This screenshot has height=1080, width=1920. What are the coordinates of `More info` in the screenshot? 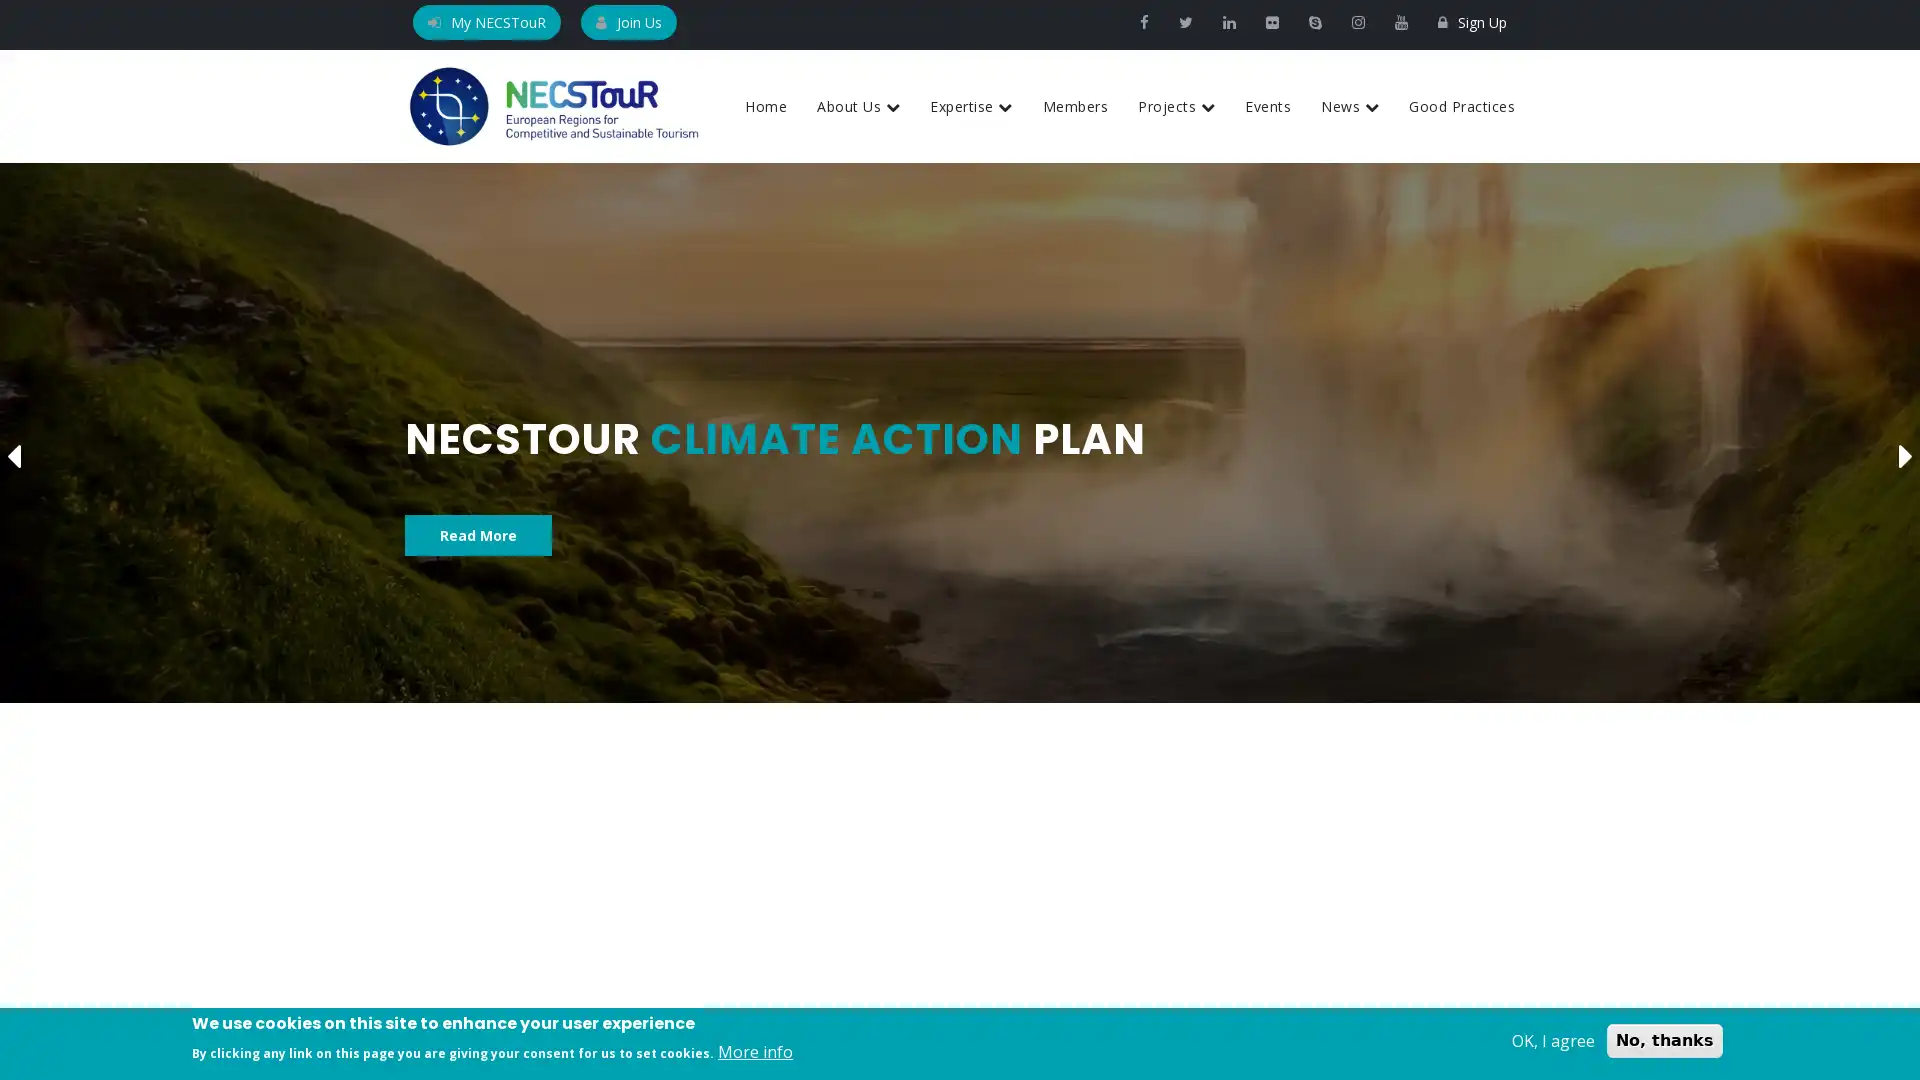 It's located at (754, 1051).